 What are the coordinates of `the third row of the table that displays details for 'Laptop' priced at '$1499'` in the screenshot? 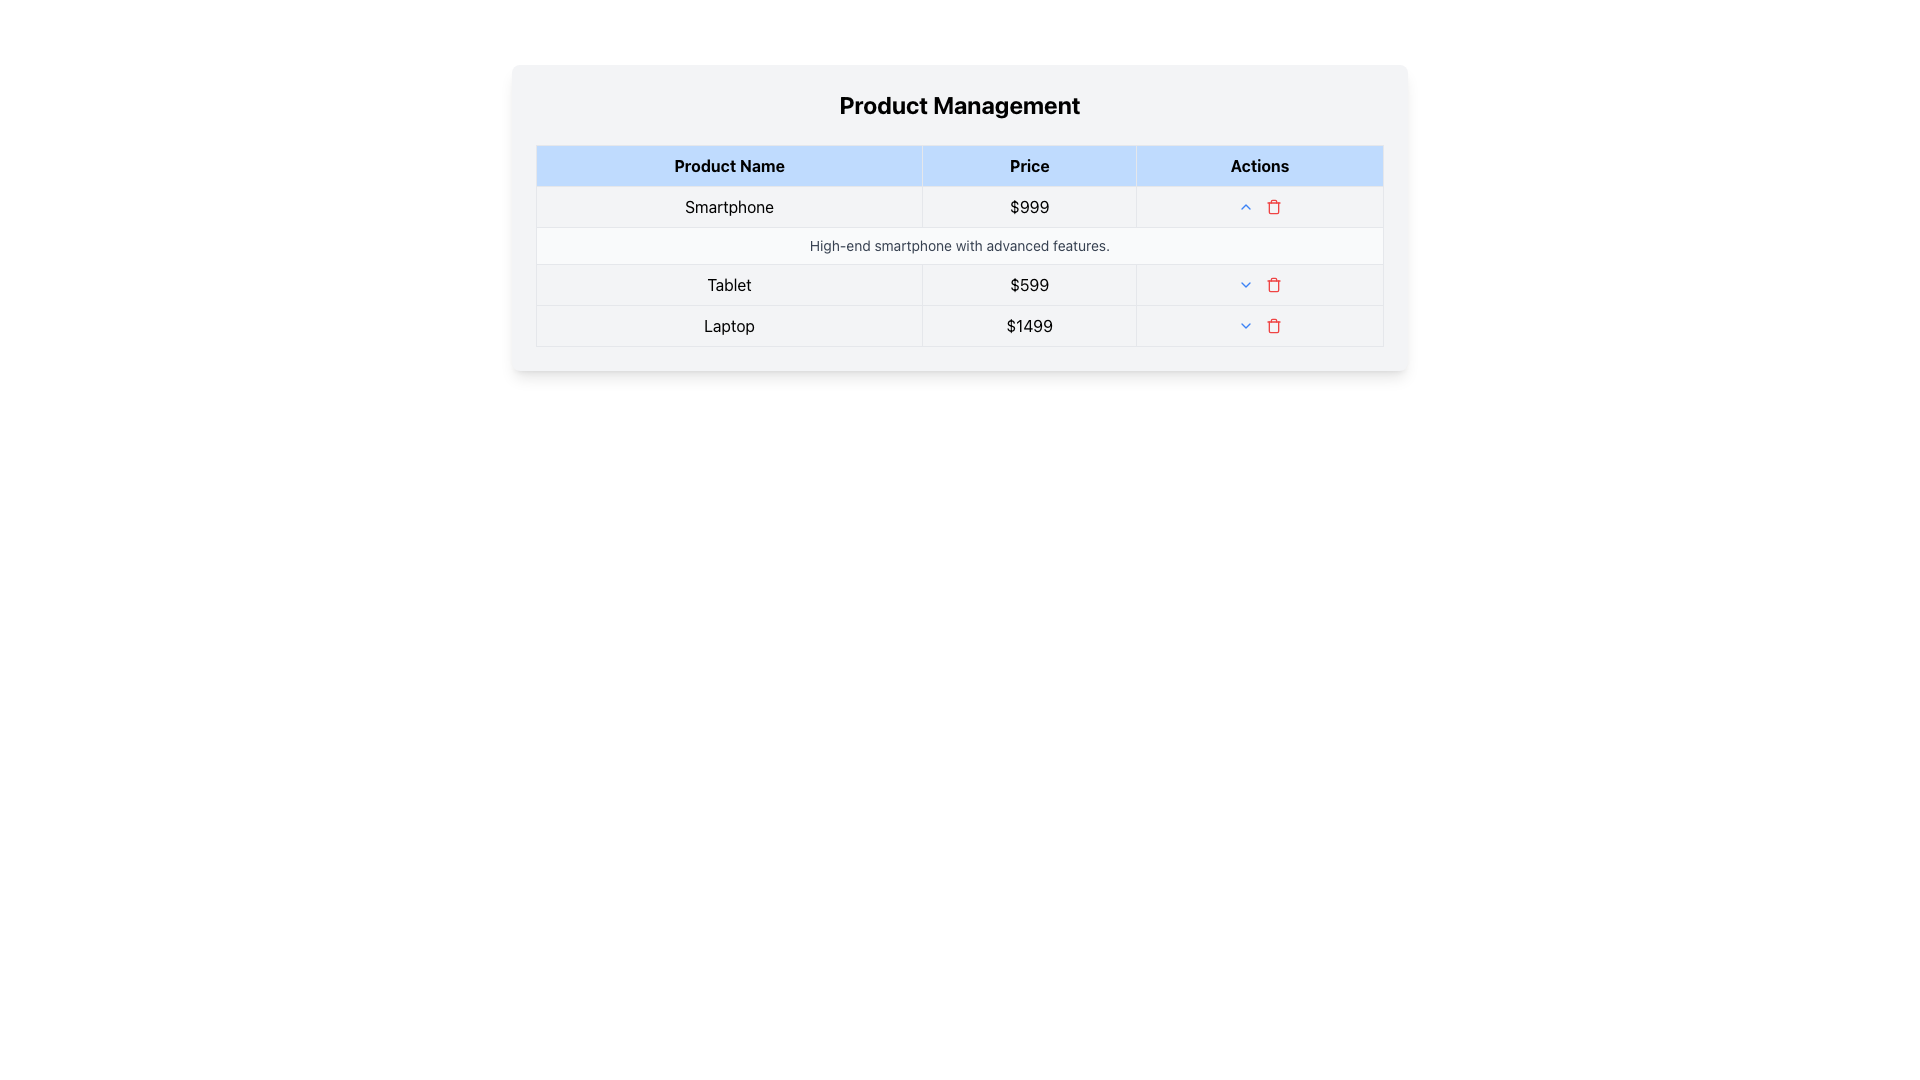 It's located at (960, 325).